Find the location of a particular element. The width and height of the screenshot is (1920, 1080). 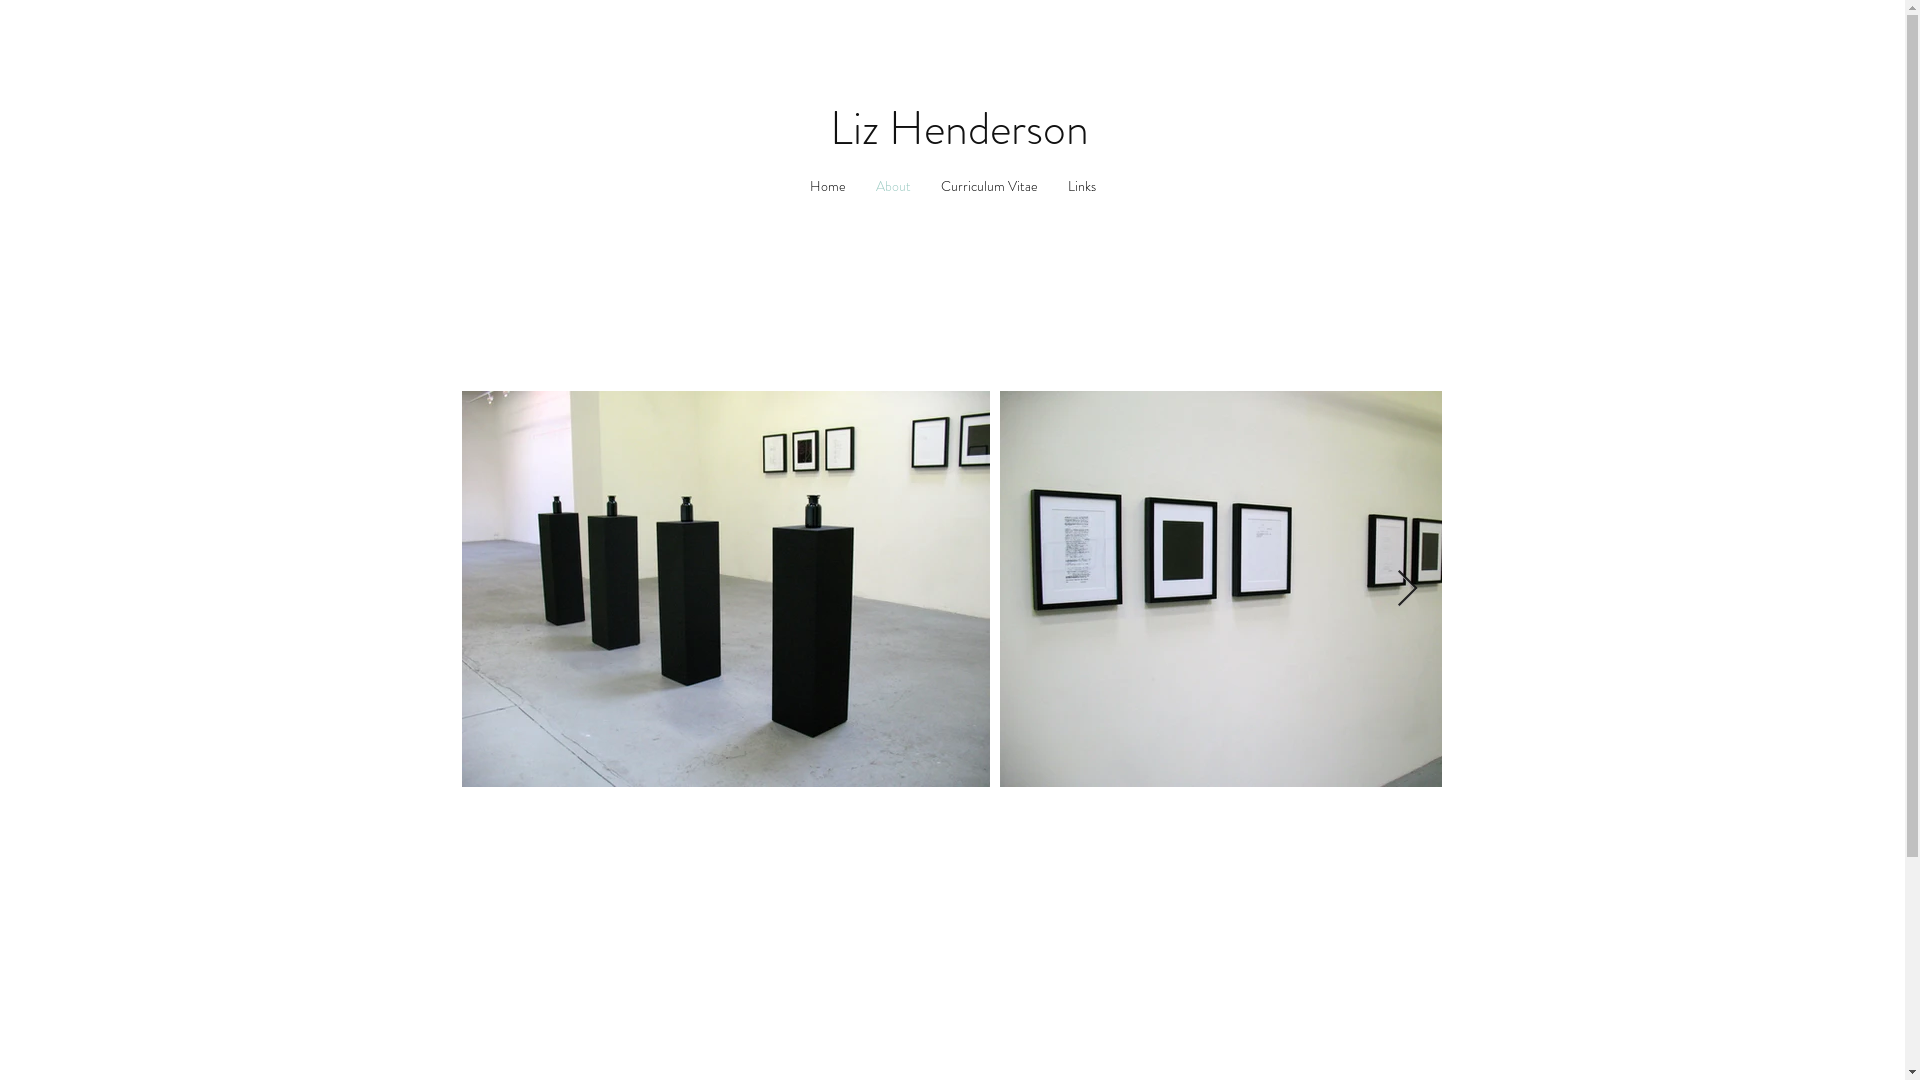

'About' is located at coordinates (891, 186).